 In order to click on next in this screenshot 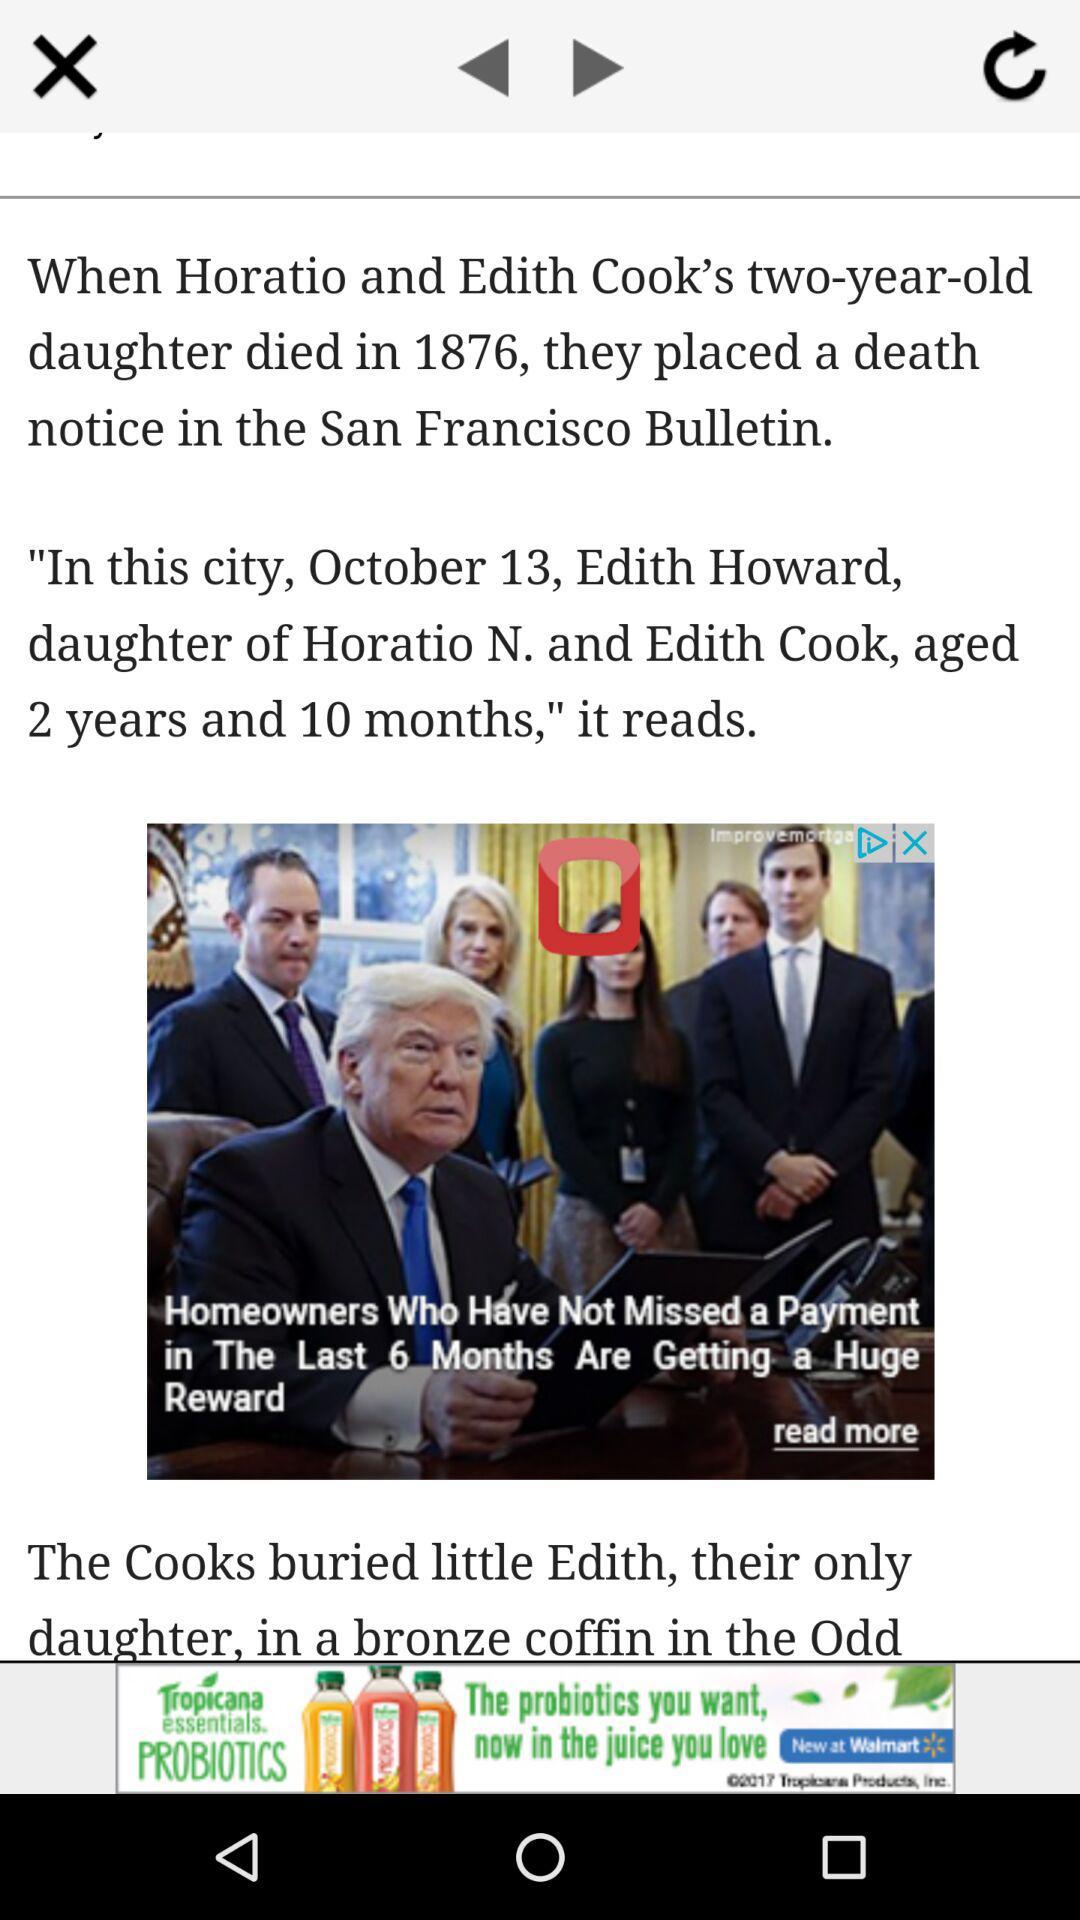, I will do `click(596, 66)`.